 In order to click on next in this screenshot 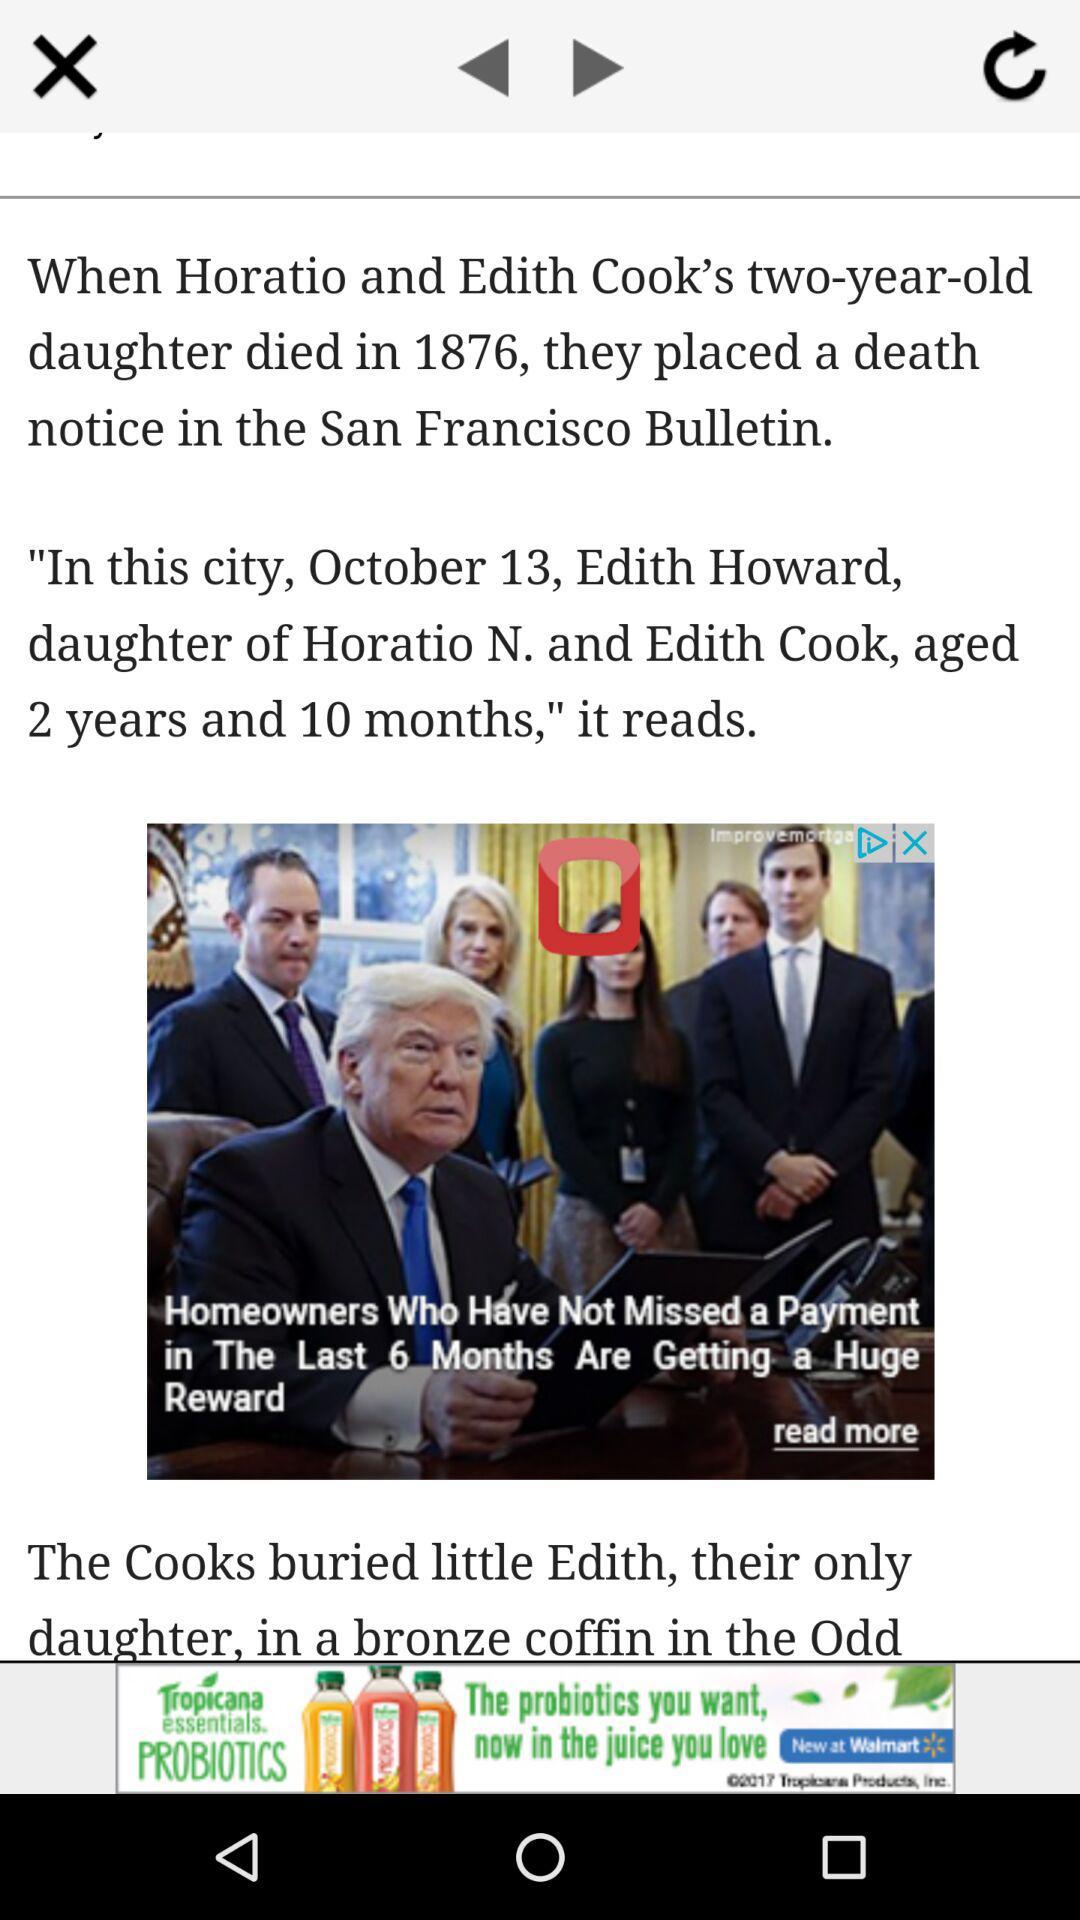, I will do `click(596, 66)`.